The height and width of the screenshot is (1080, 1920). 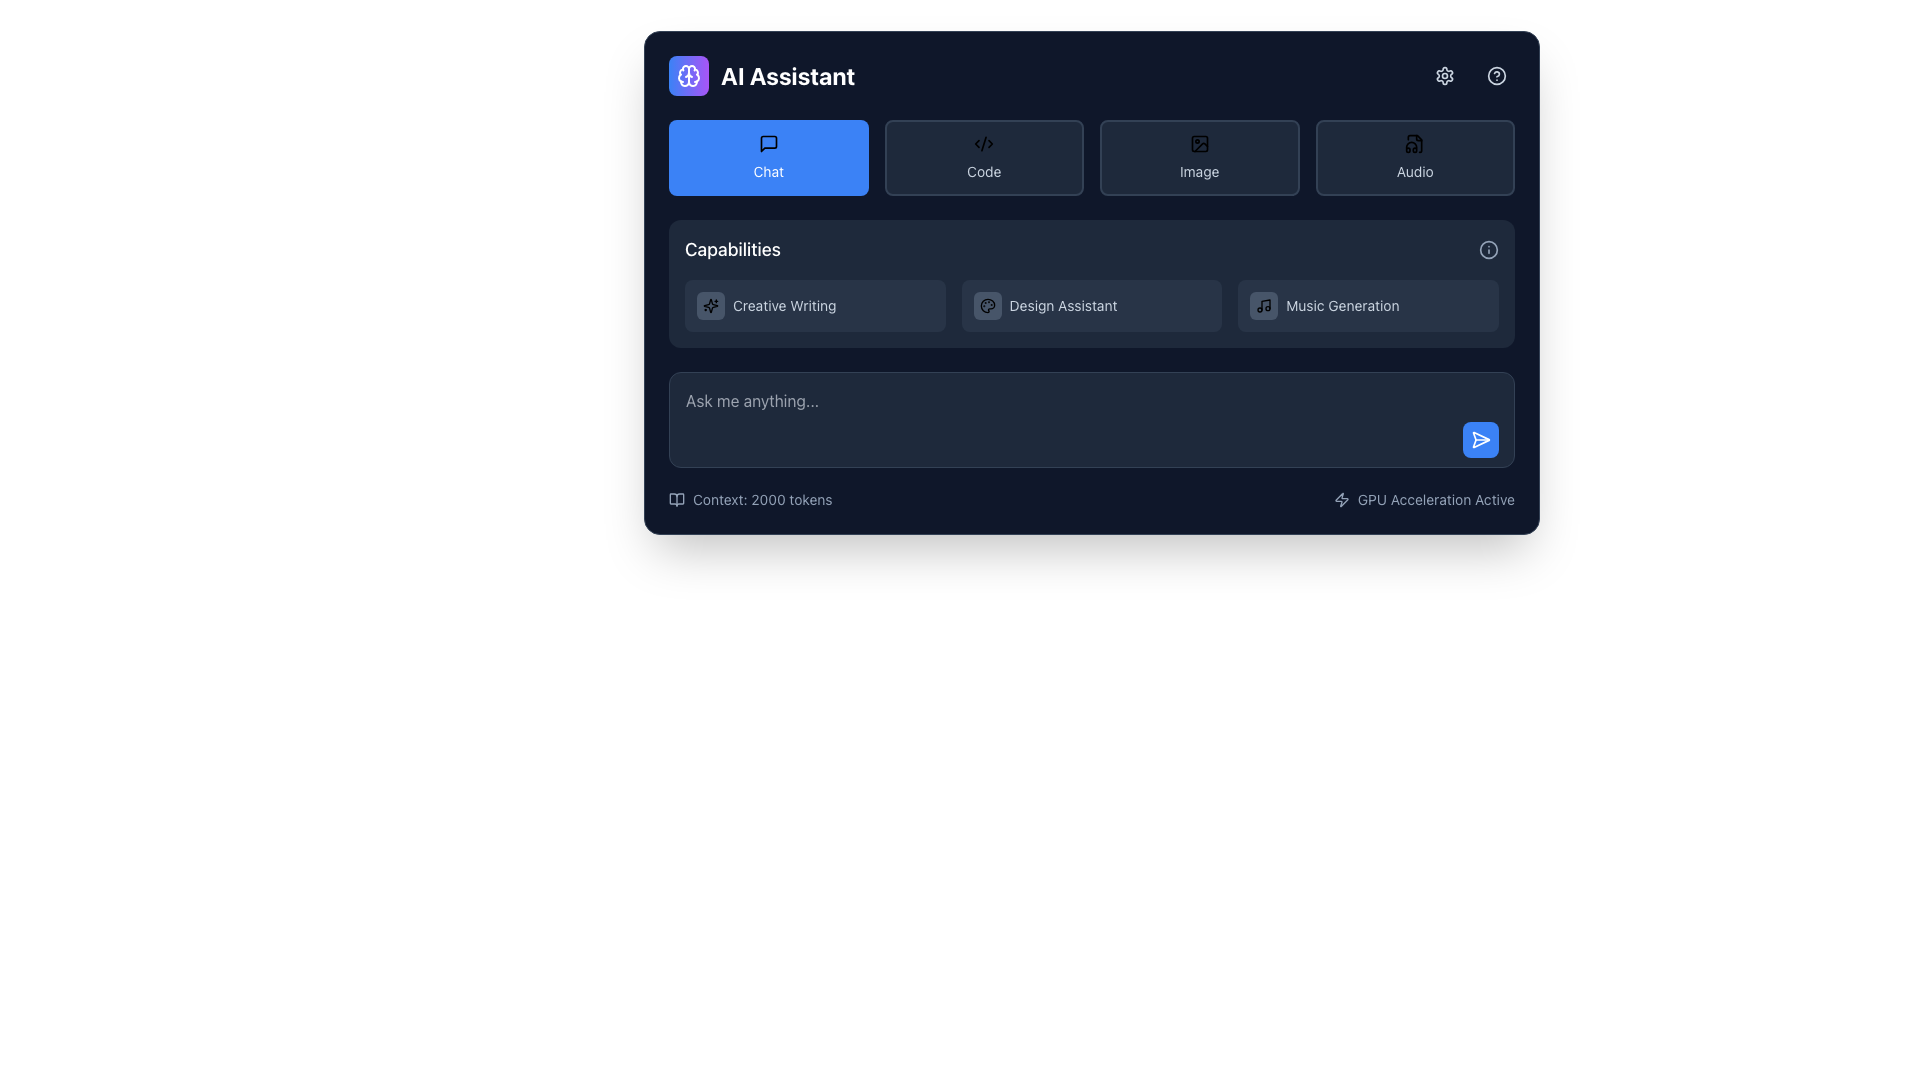 What do you see at coordinates (767, 171) in the screenshot?
I see `properties of the 'Chat' text label found within the blue rounded rectangular button that includes a speech bubble icon` at bounding box center [767, 171].